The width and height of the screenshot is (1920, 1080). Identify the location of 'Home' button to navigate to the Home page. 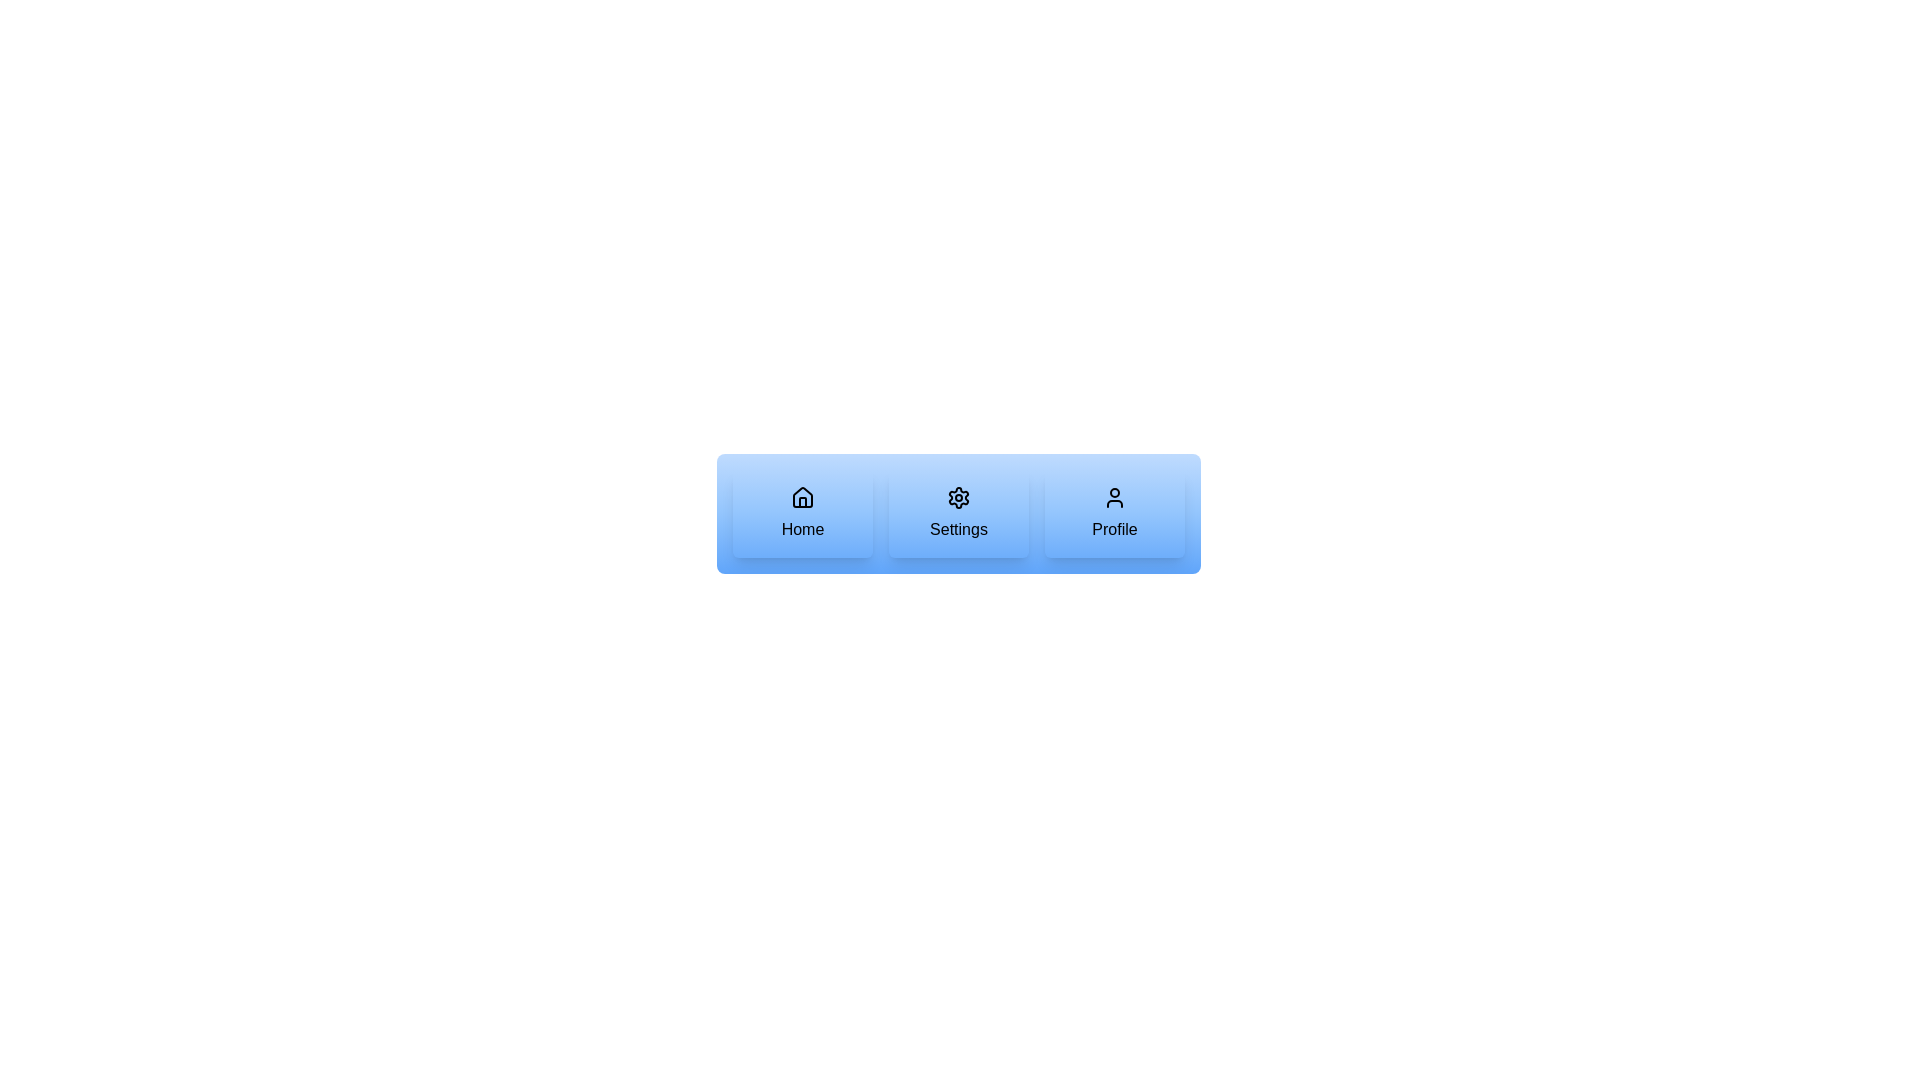
(802, 512).